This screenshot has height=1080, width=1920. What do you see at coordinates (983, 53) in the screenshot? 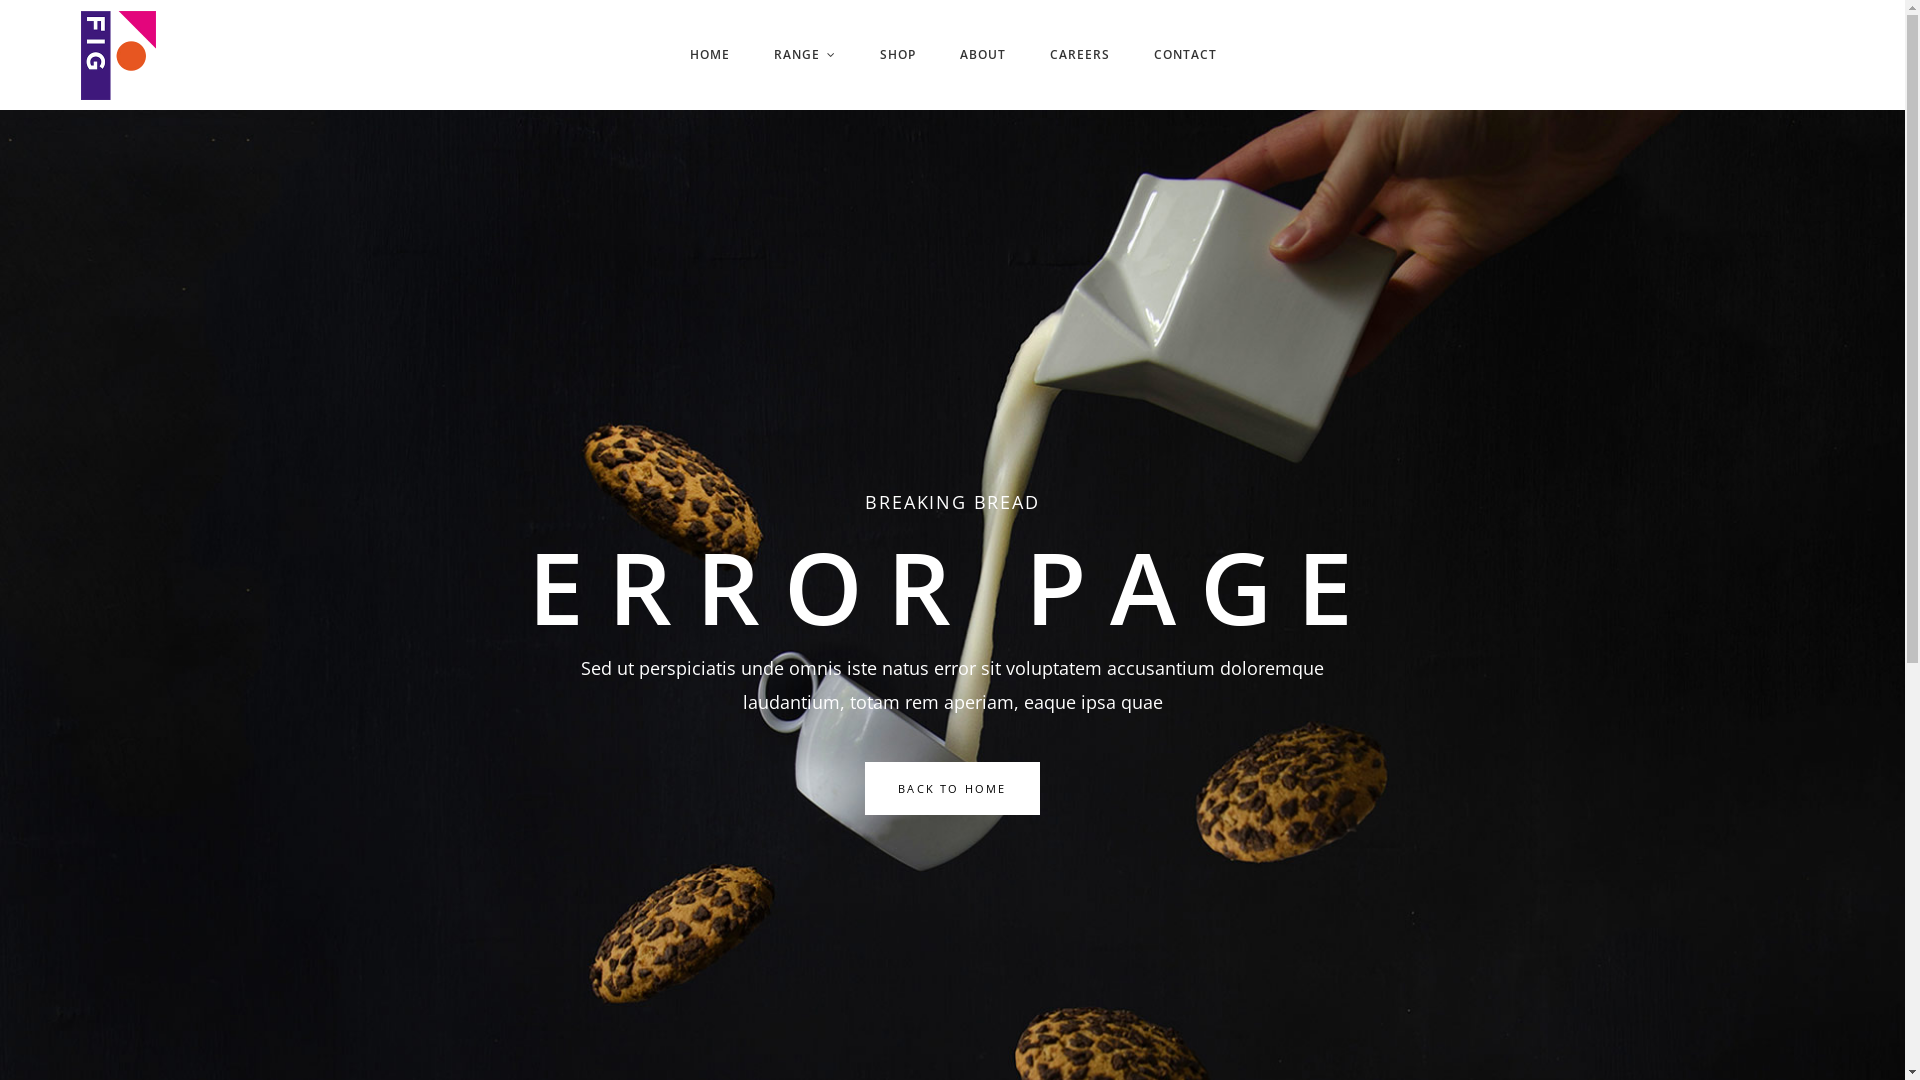
I see `'ABOUT'` at bounding box center [983, 53].